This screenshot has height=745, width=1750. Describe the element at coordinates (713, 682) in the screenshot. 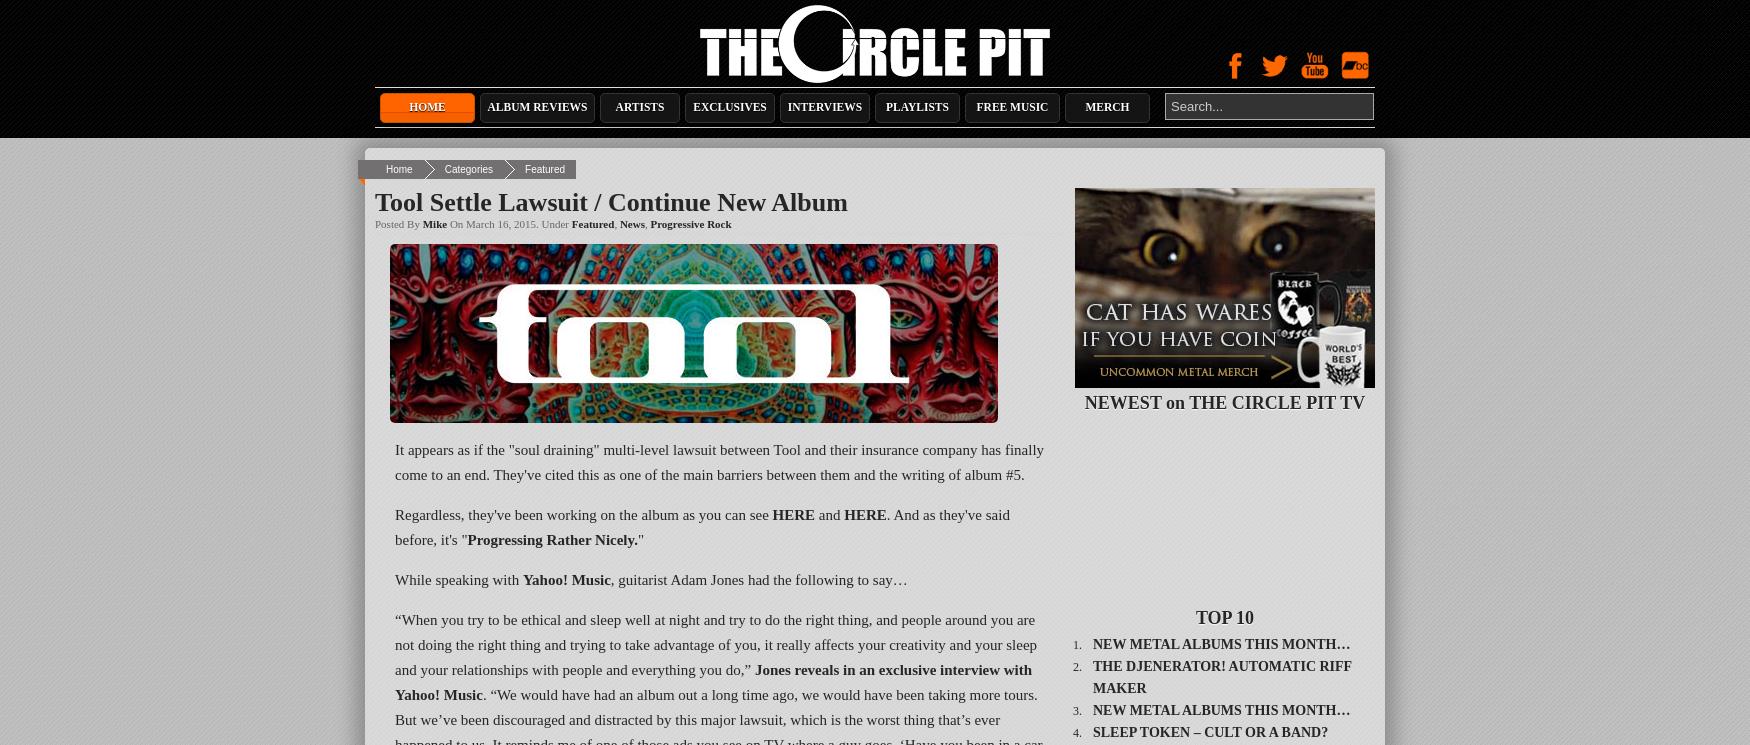

I see `'Jones reveals in an exclusive interview with Yahoo! Music'` at that location.